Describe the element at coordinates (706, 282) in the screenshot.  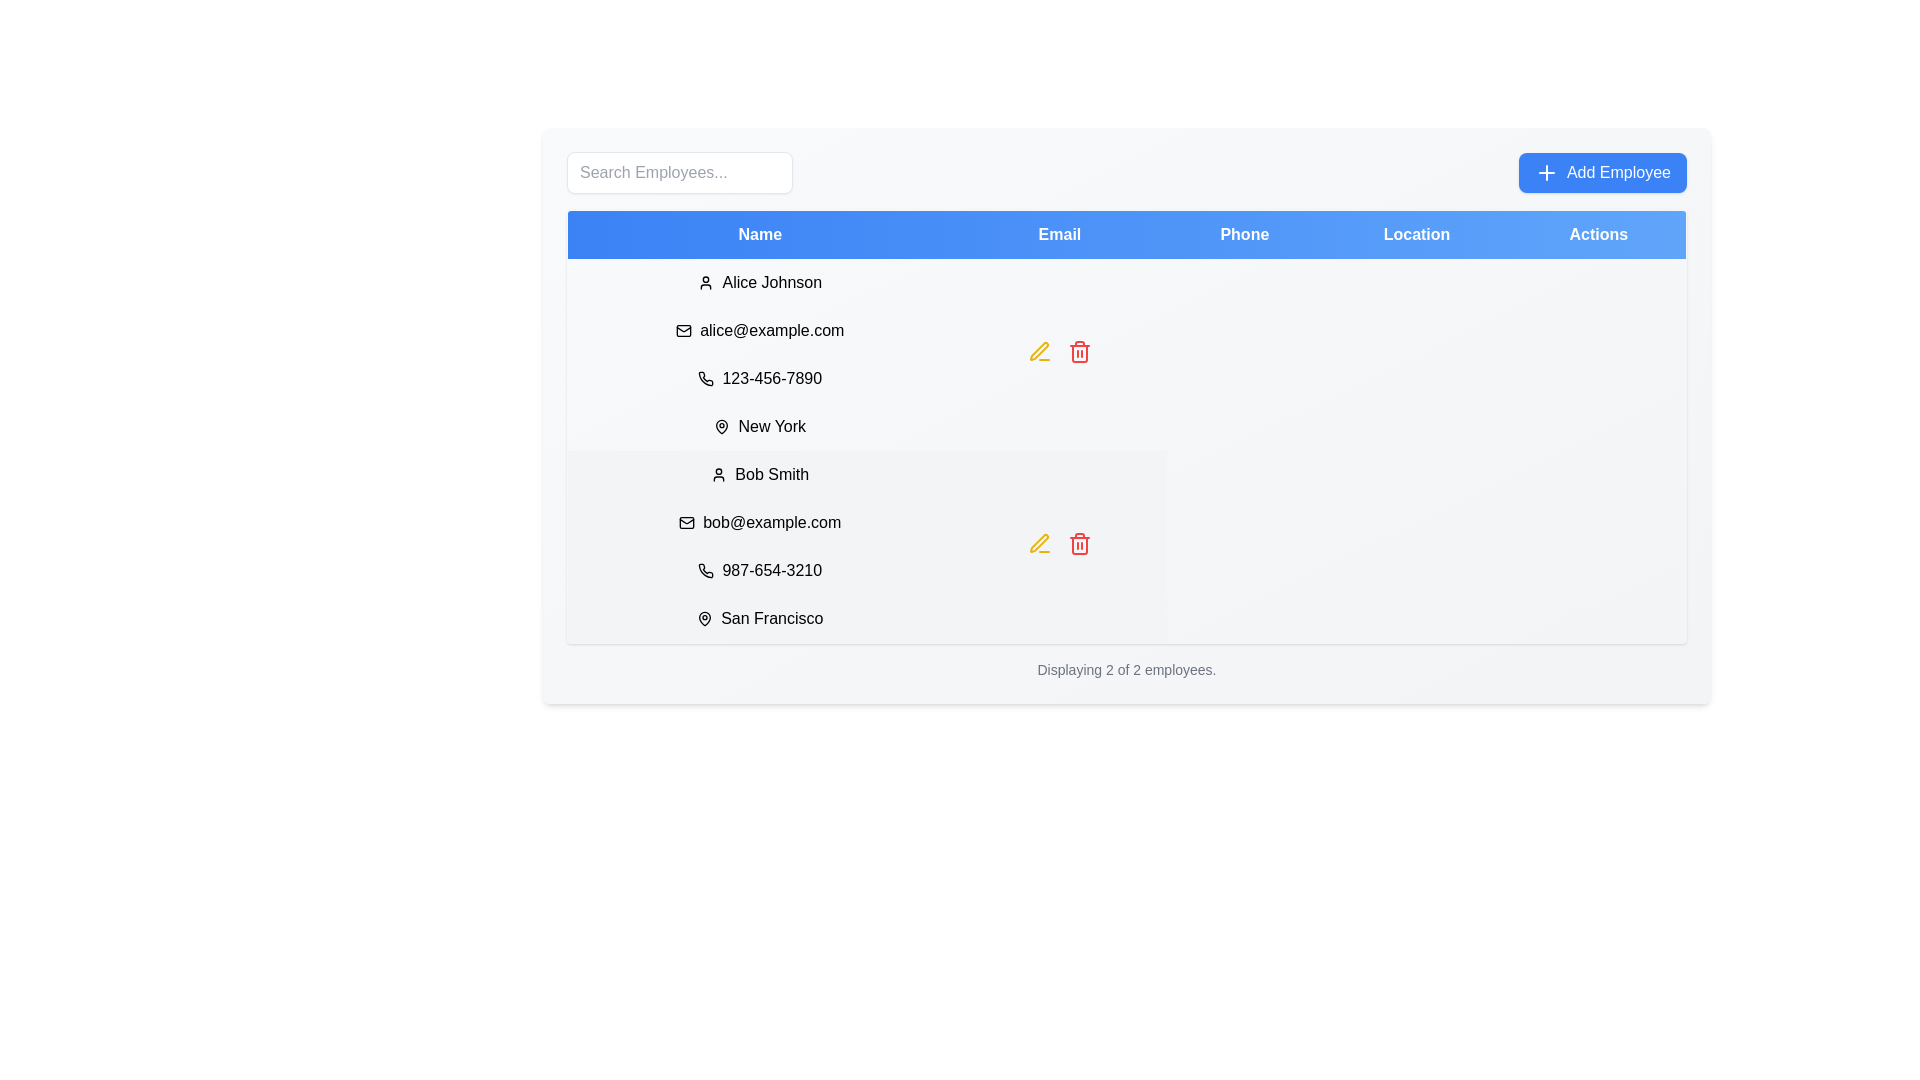
I see `the user icon representing 'Alice Johnson' in the user information table, which is positioned to the left of the text 'Alice Johnson'` at that location.